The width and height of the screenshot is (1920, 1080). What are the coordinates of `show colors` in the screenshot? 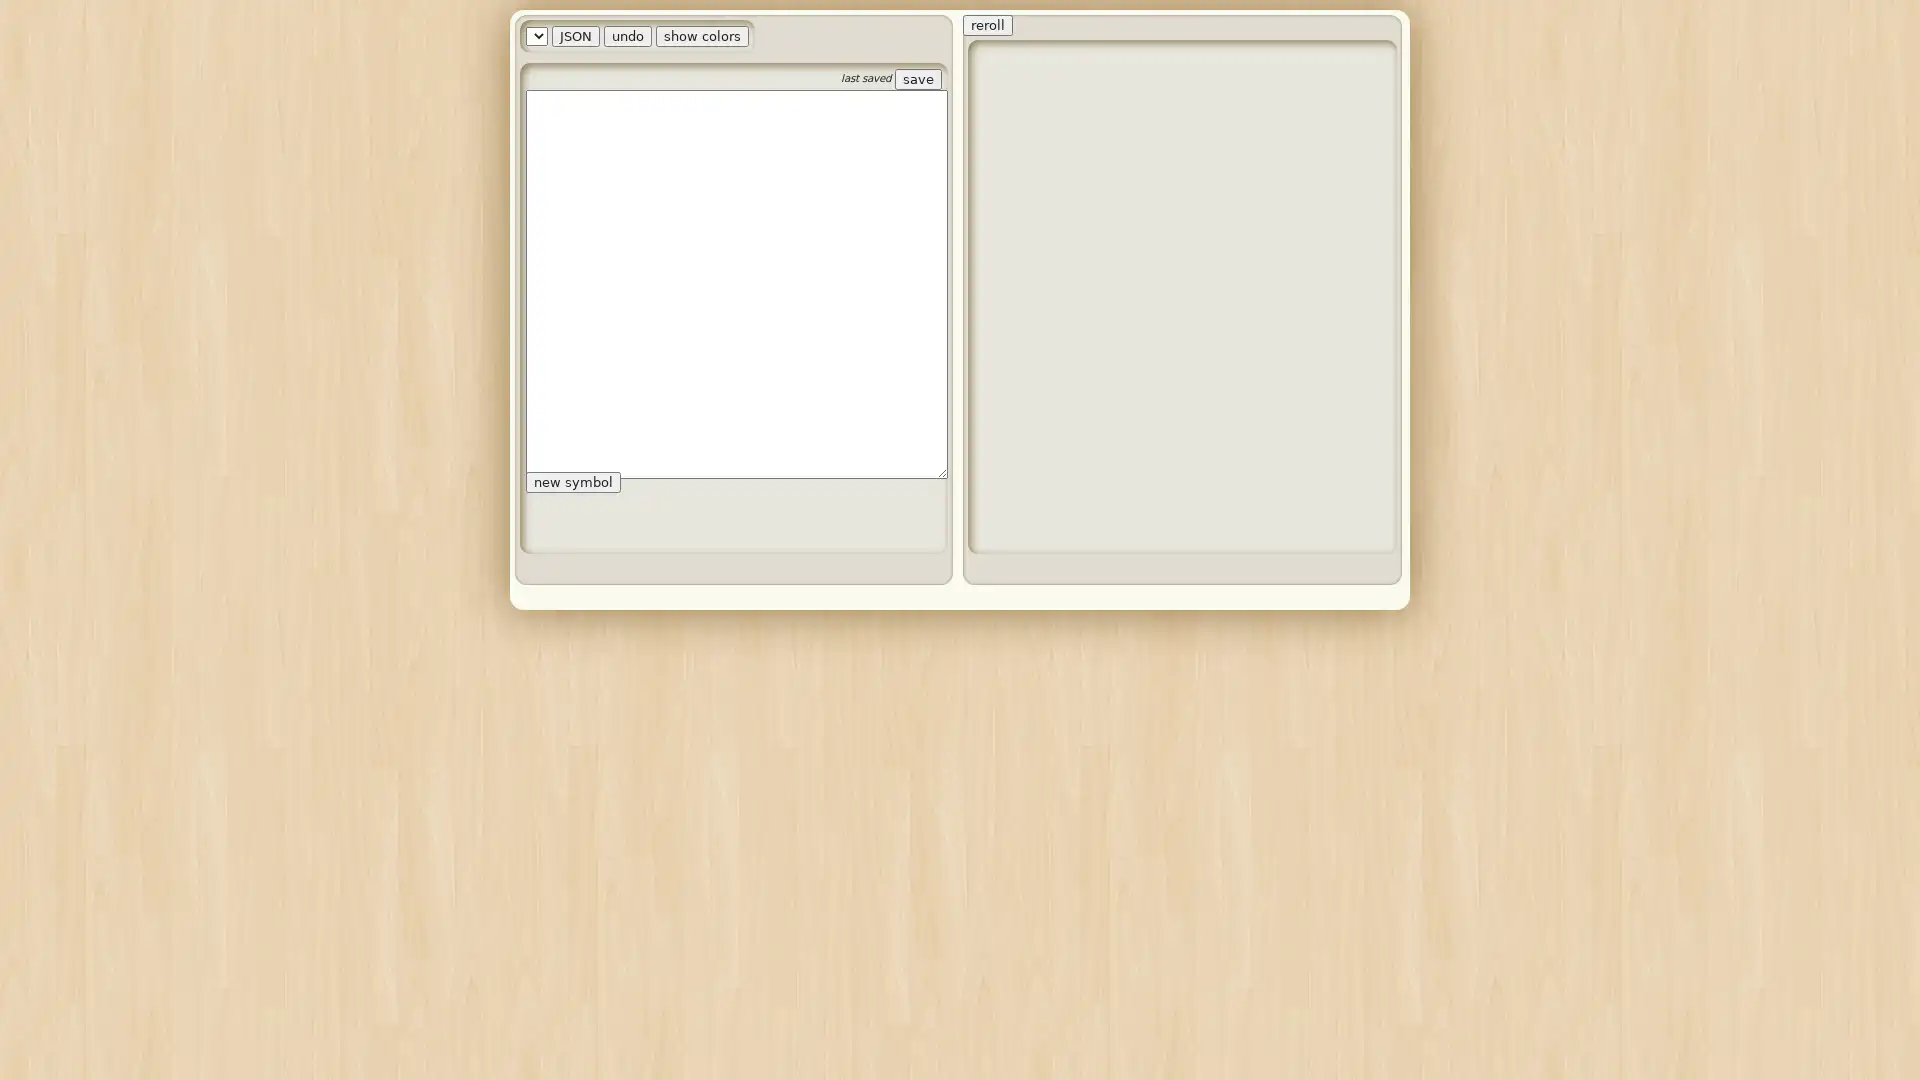 It's located at (793, 36).